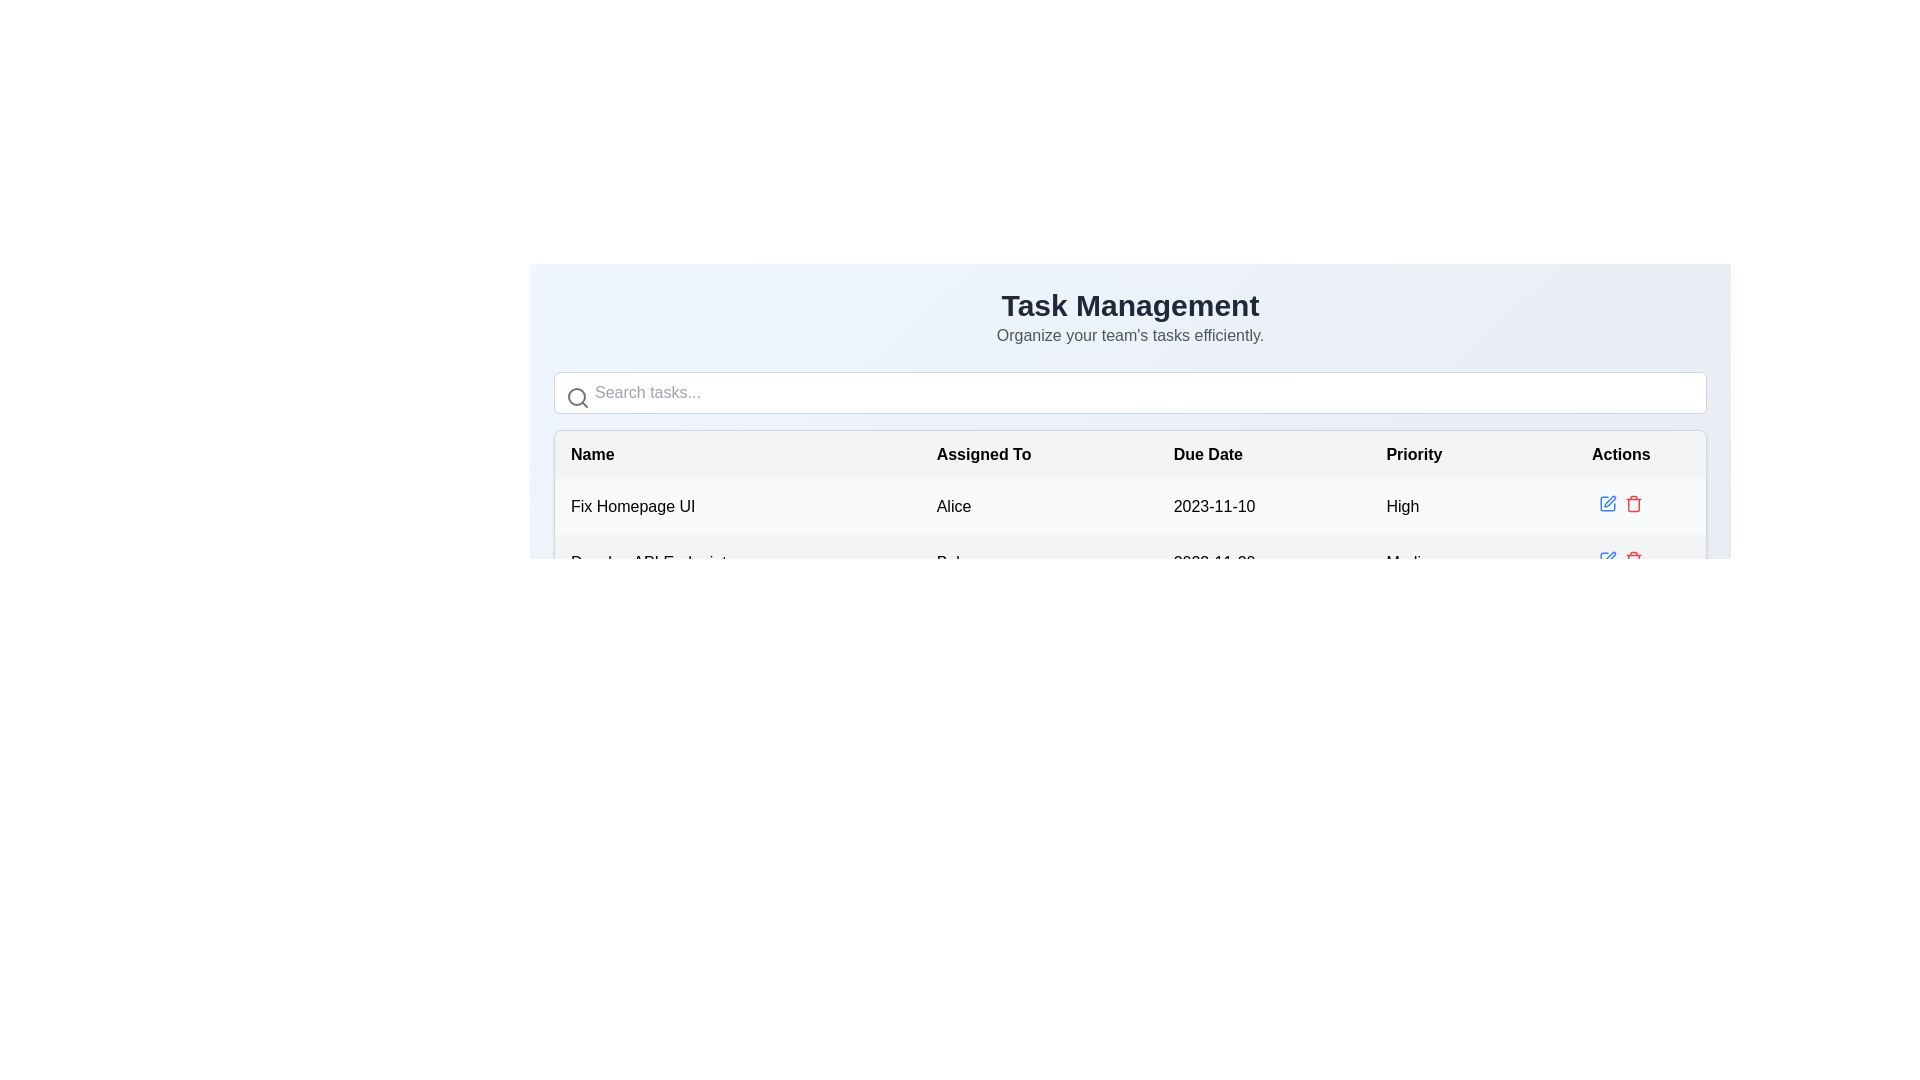  What do you see at coordinates (1634, 503) in the screenshot?
I see `the delete button in the 'Actions' column for the task 'Fix Homepage UI' to change its icon color` at bounding box center [1634, 503].